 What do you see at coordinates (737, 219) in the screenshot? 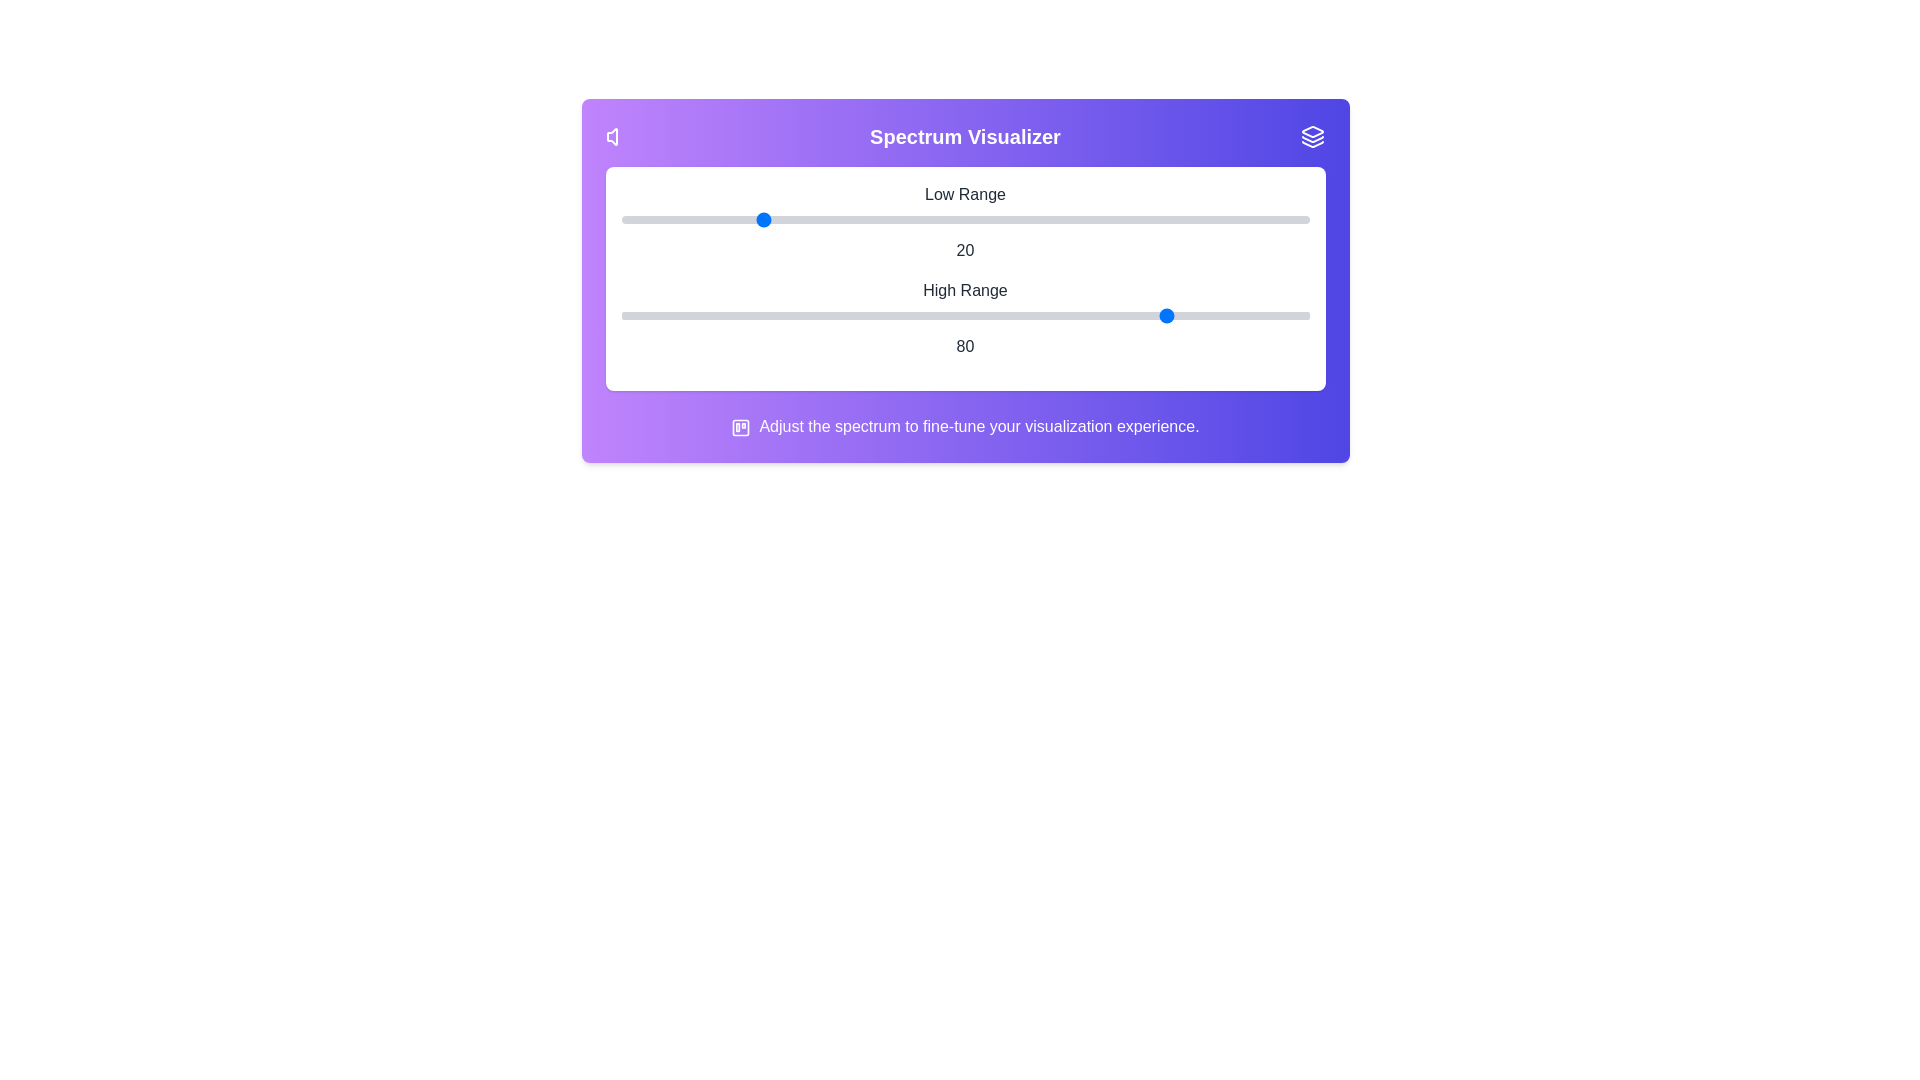
I see `the 0 slider to the value 17` at bounding box center [737, 219].